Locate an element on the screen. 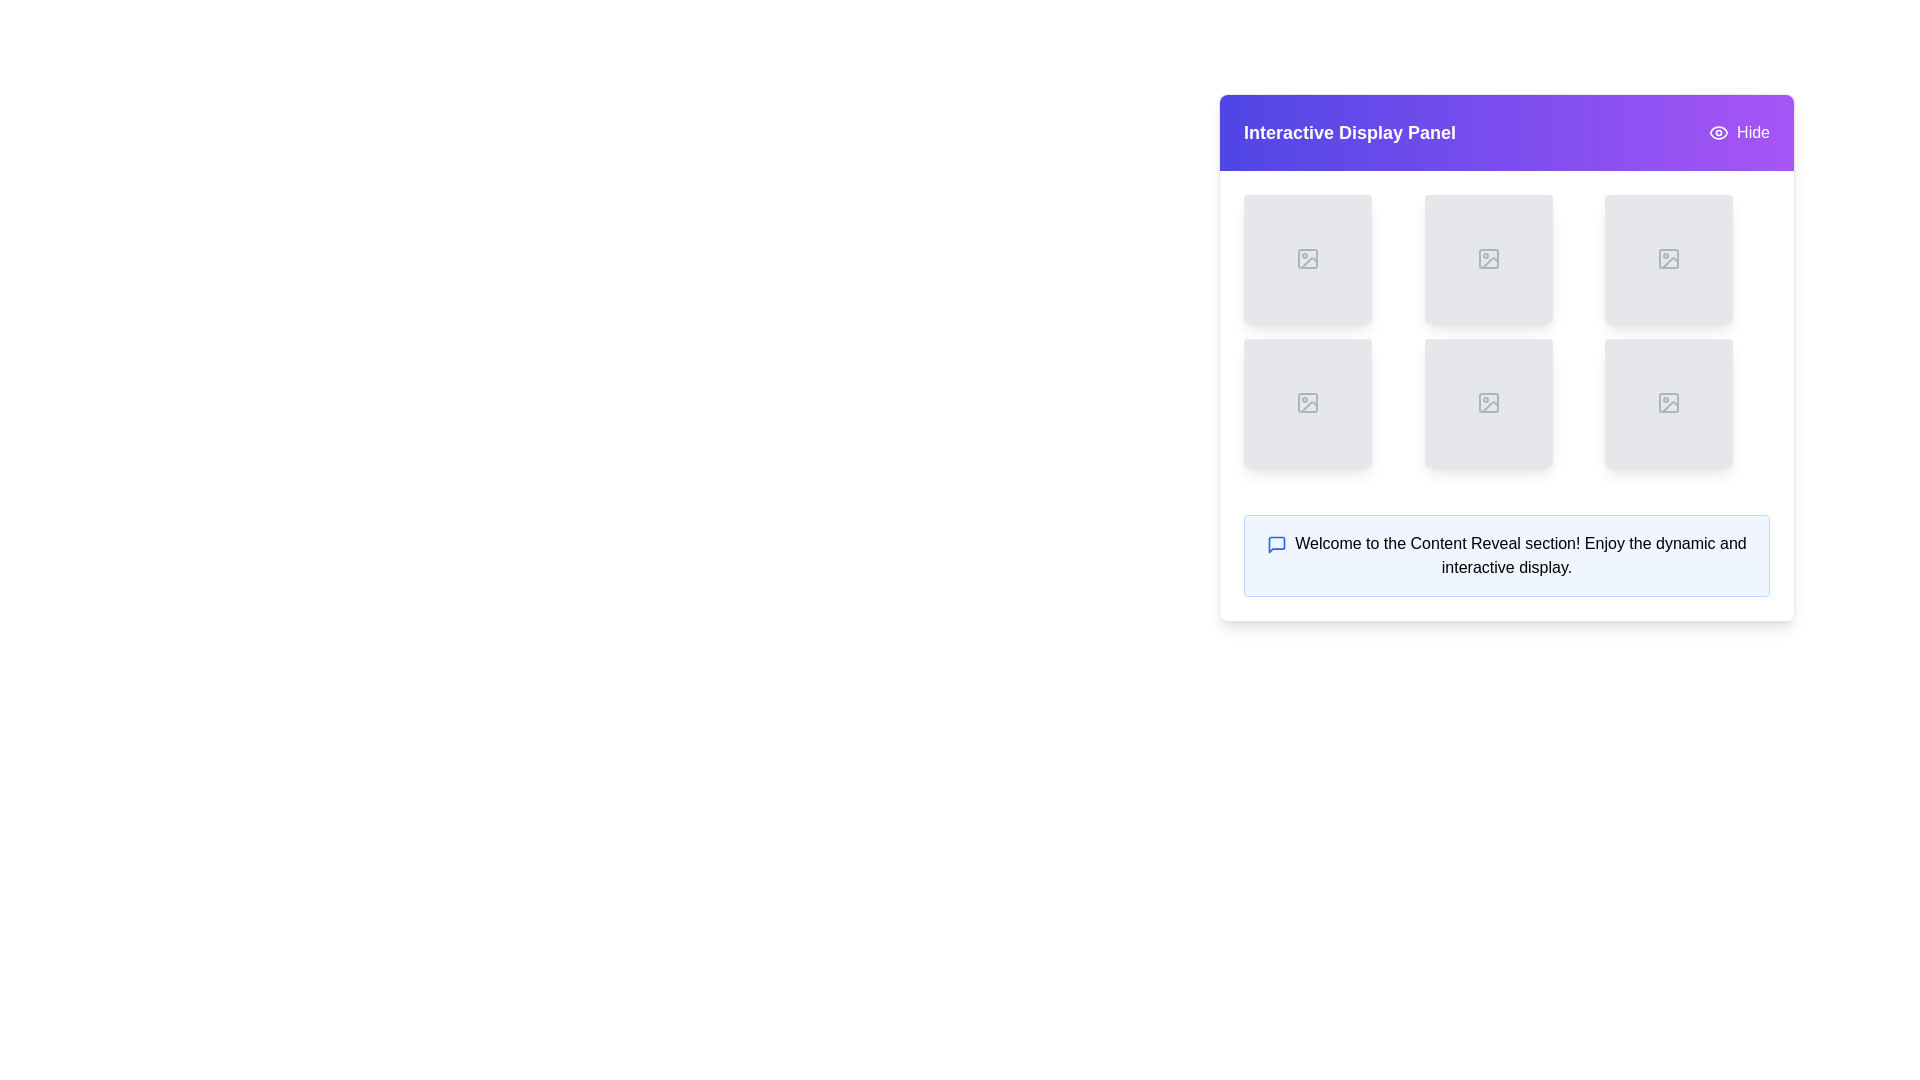  the decorative shape within the image placeholder icon located in the top-right grid cell of the 2x3 grid in the purple 'Interactive Display Panel' is located at coordinates (1669, 257).